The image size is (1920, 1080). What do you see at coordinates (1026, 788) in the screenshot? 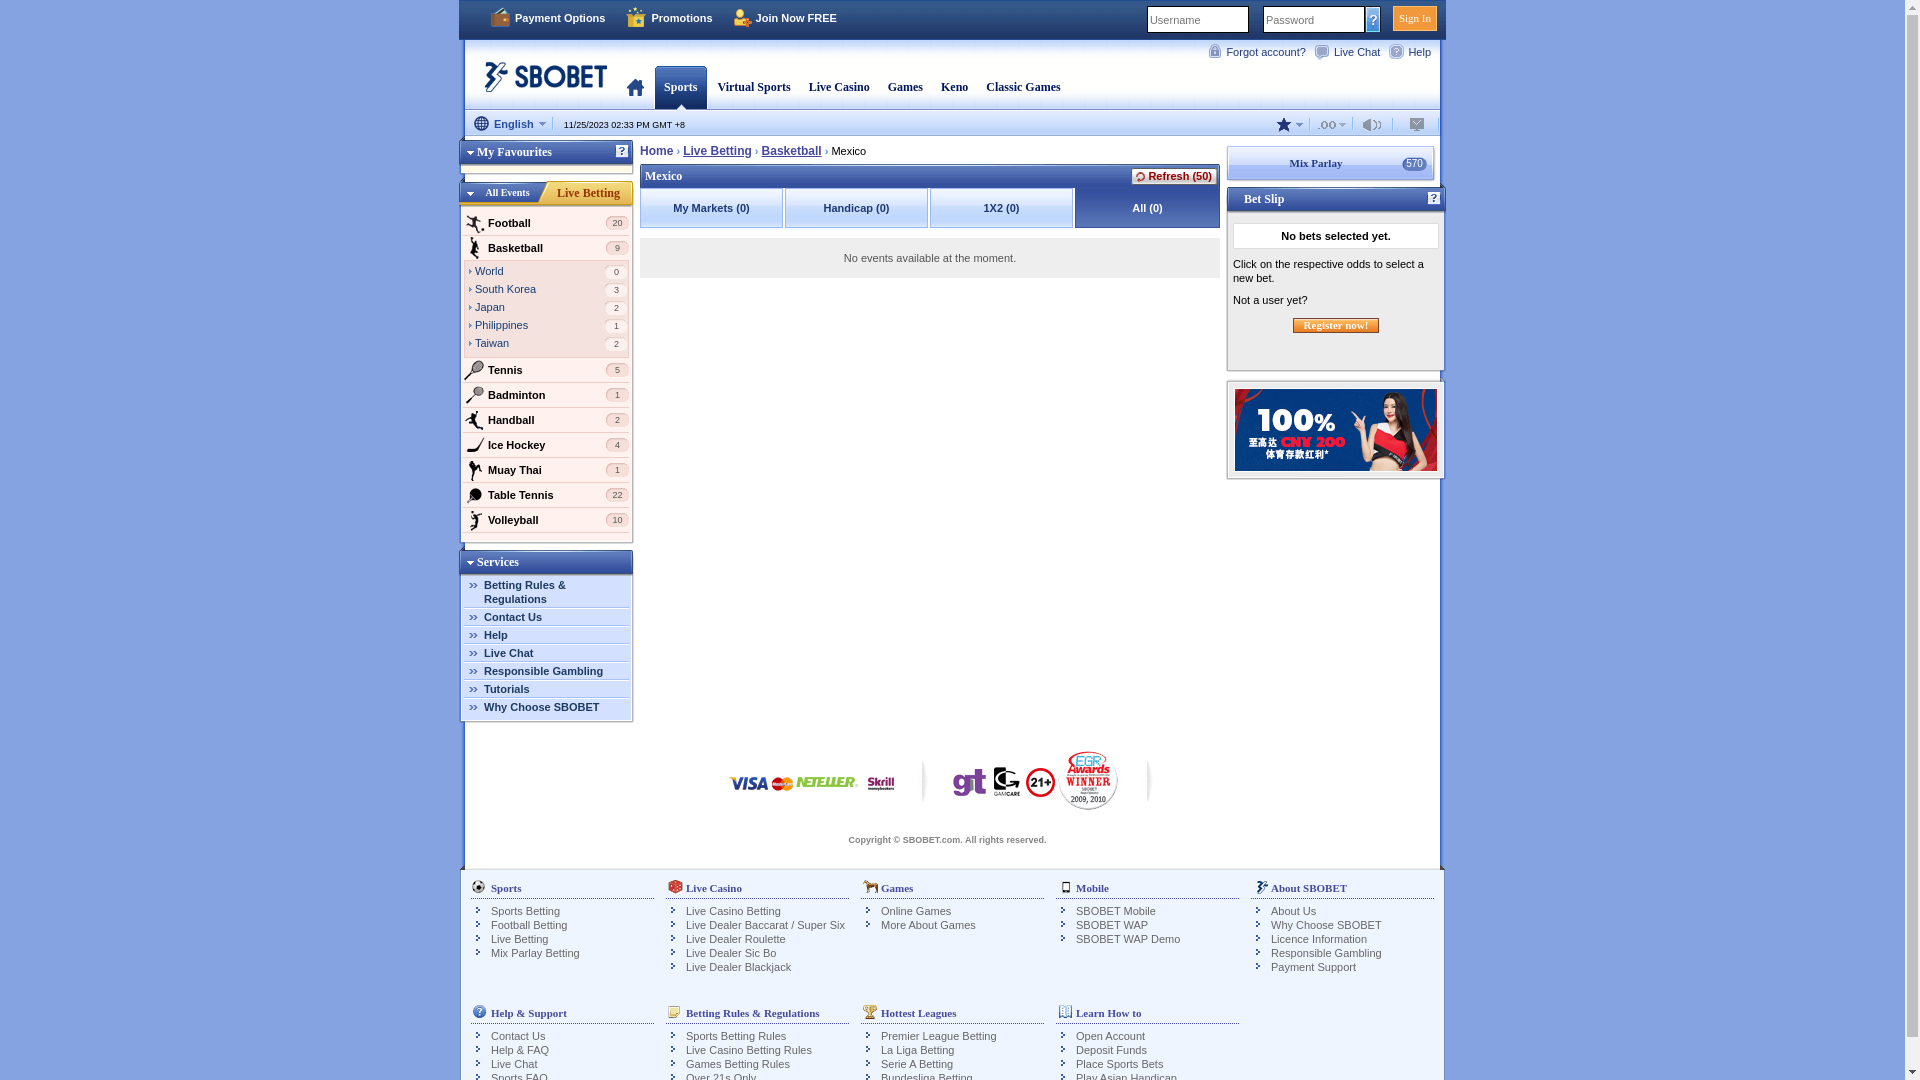
I see `'Responsible Gambling - Over 21s only'` at bounding box center [1026, 788].